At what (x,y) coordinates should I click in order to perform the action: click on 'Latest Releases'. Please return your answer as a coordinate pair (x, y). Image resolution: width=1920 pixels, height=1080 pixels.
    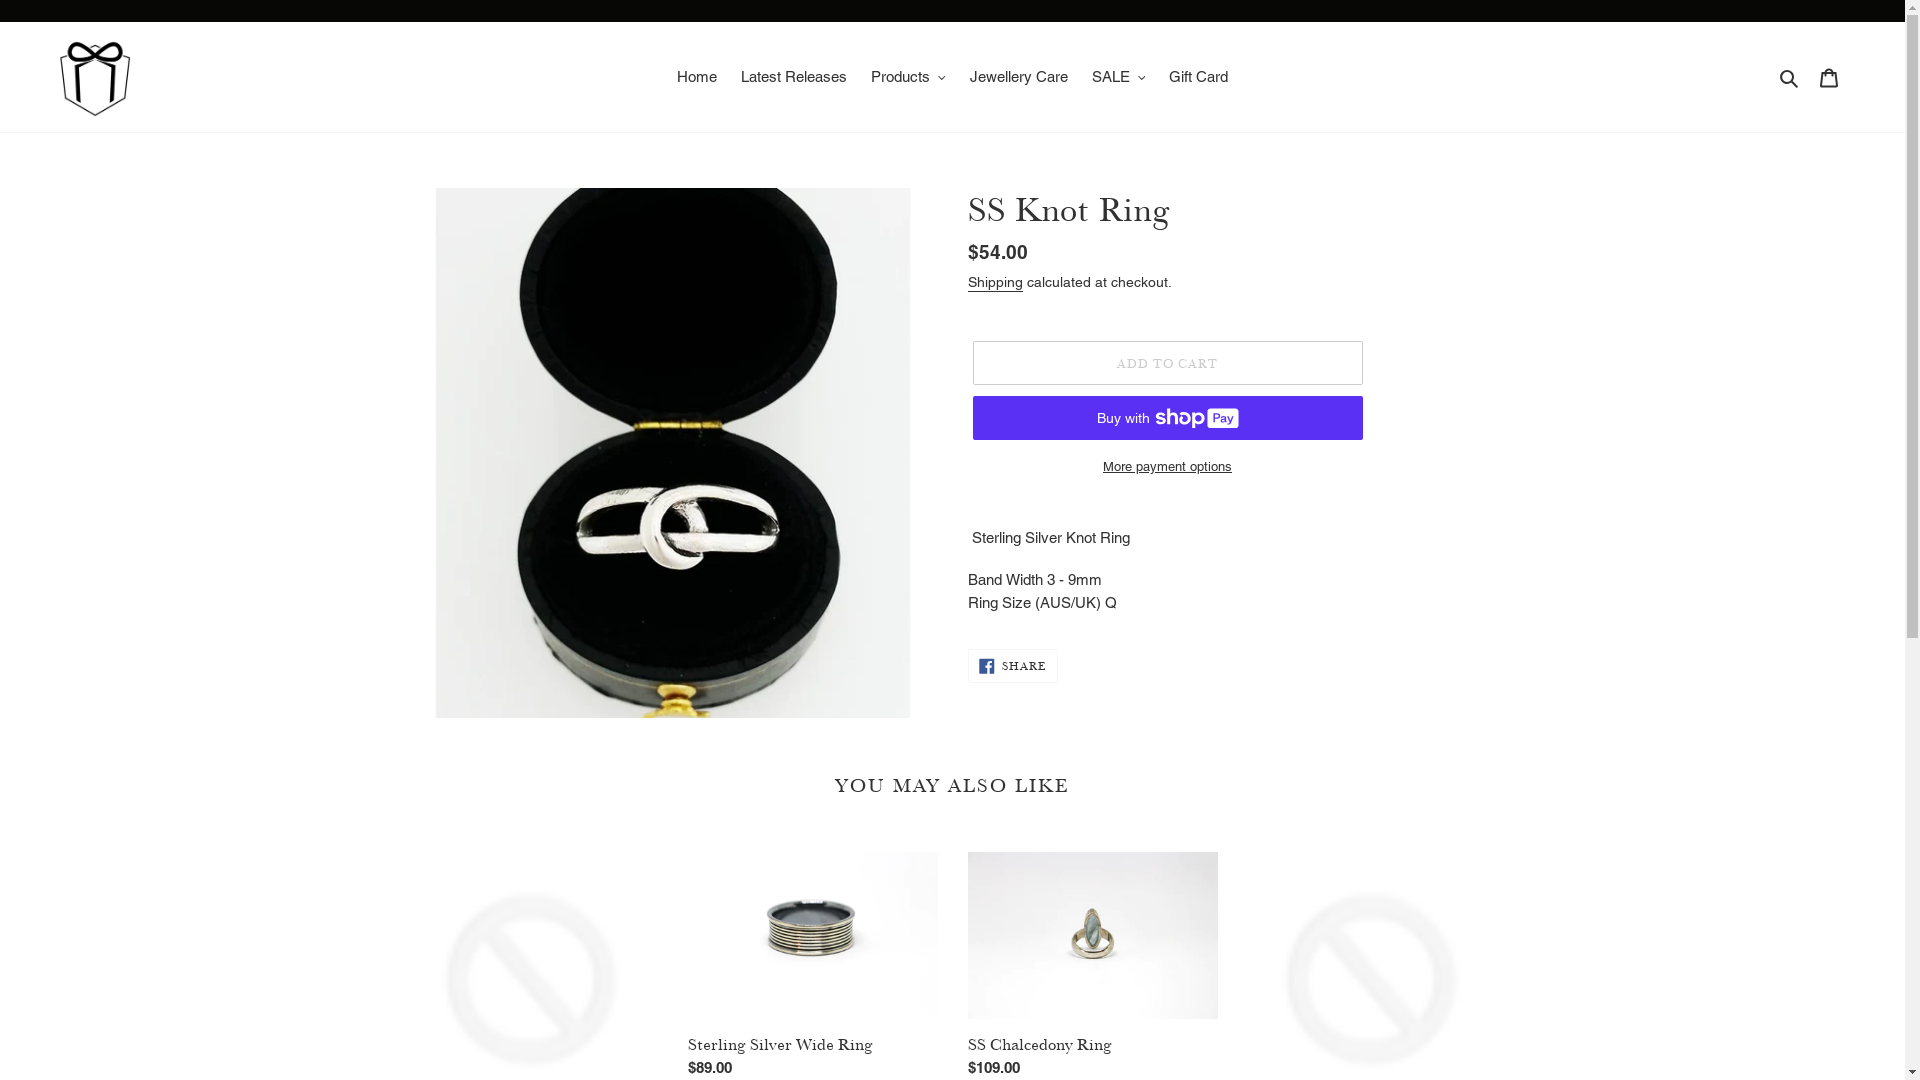
    Looking at the image, I should click on (792, 76).